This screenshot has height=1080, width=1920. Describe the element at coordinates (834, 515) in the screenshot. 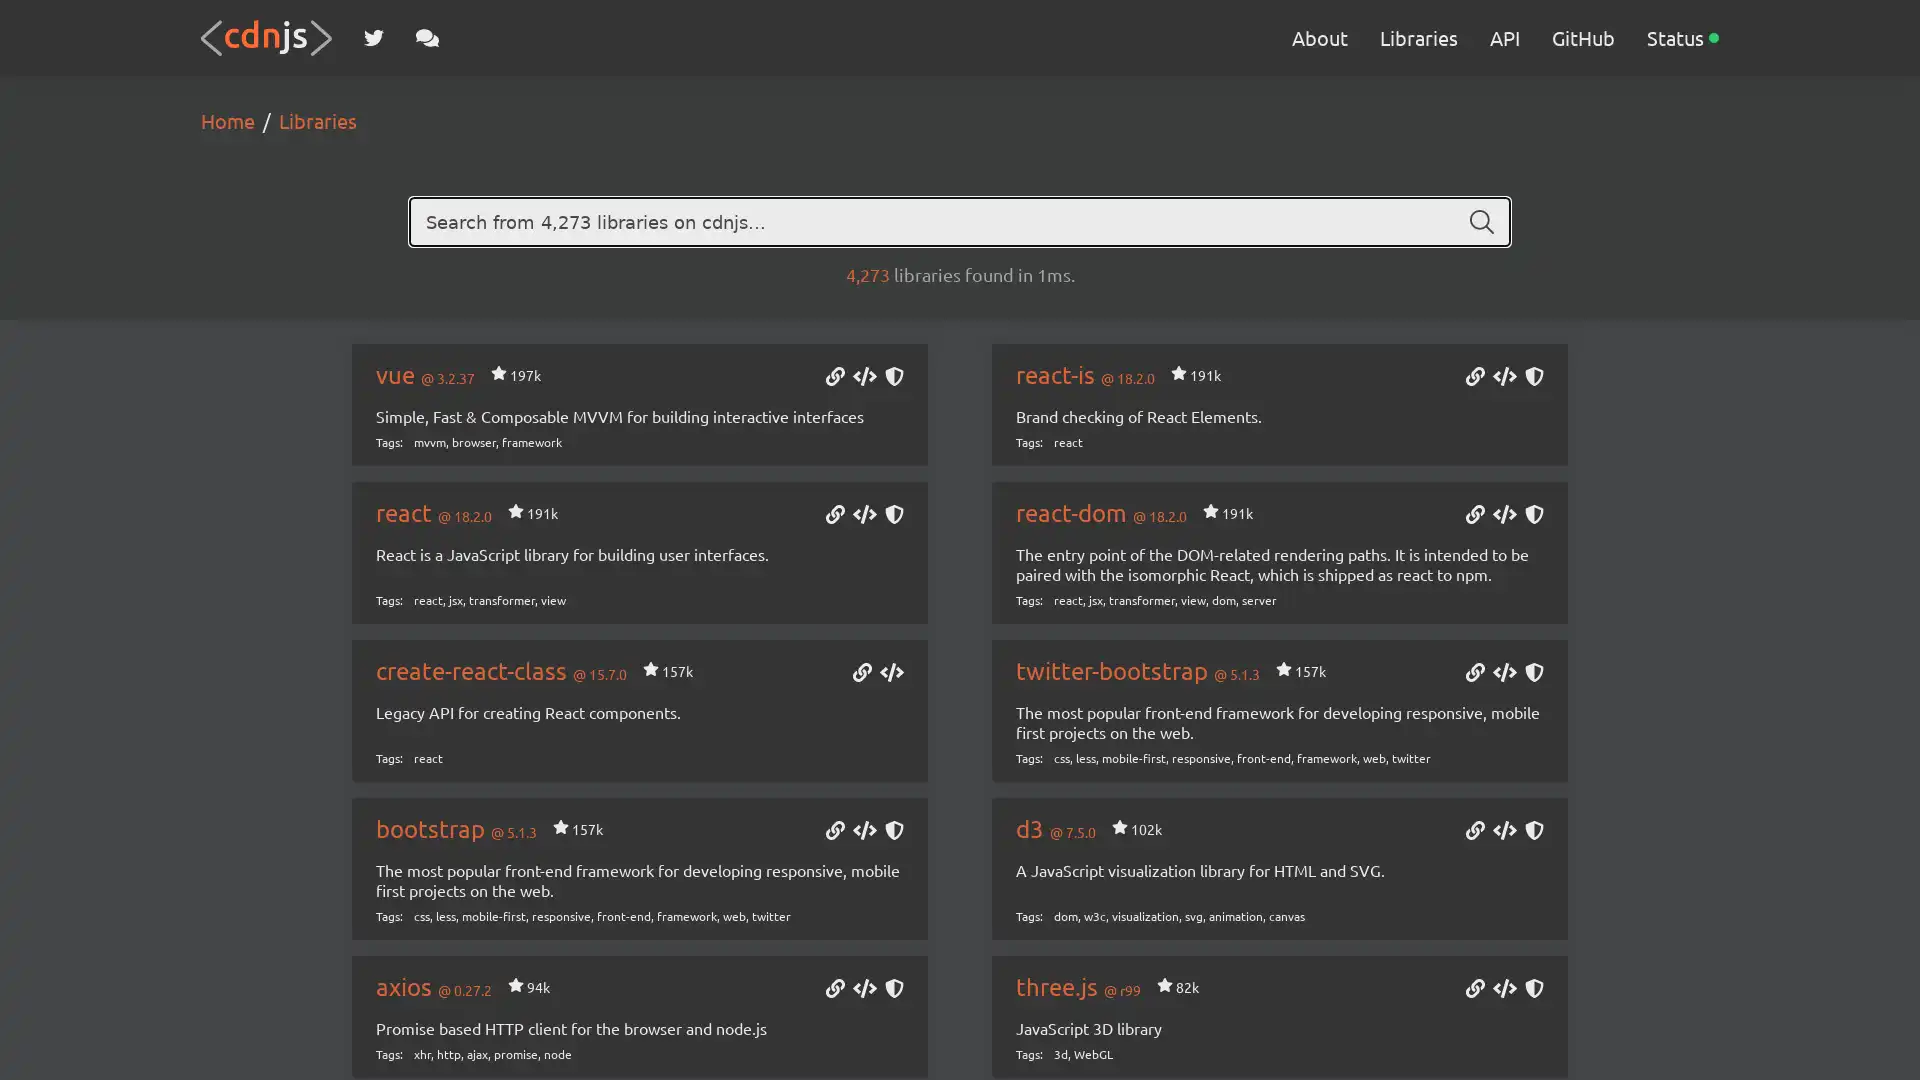

I see `Copy URL` at that location.